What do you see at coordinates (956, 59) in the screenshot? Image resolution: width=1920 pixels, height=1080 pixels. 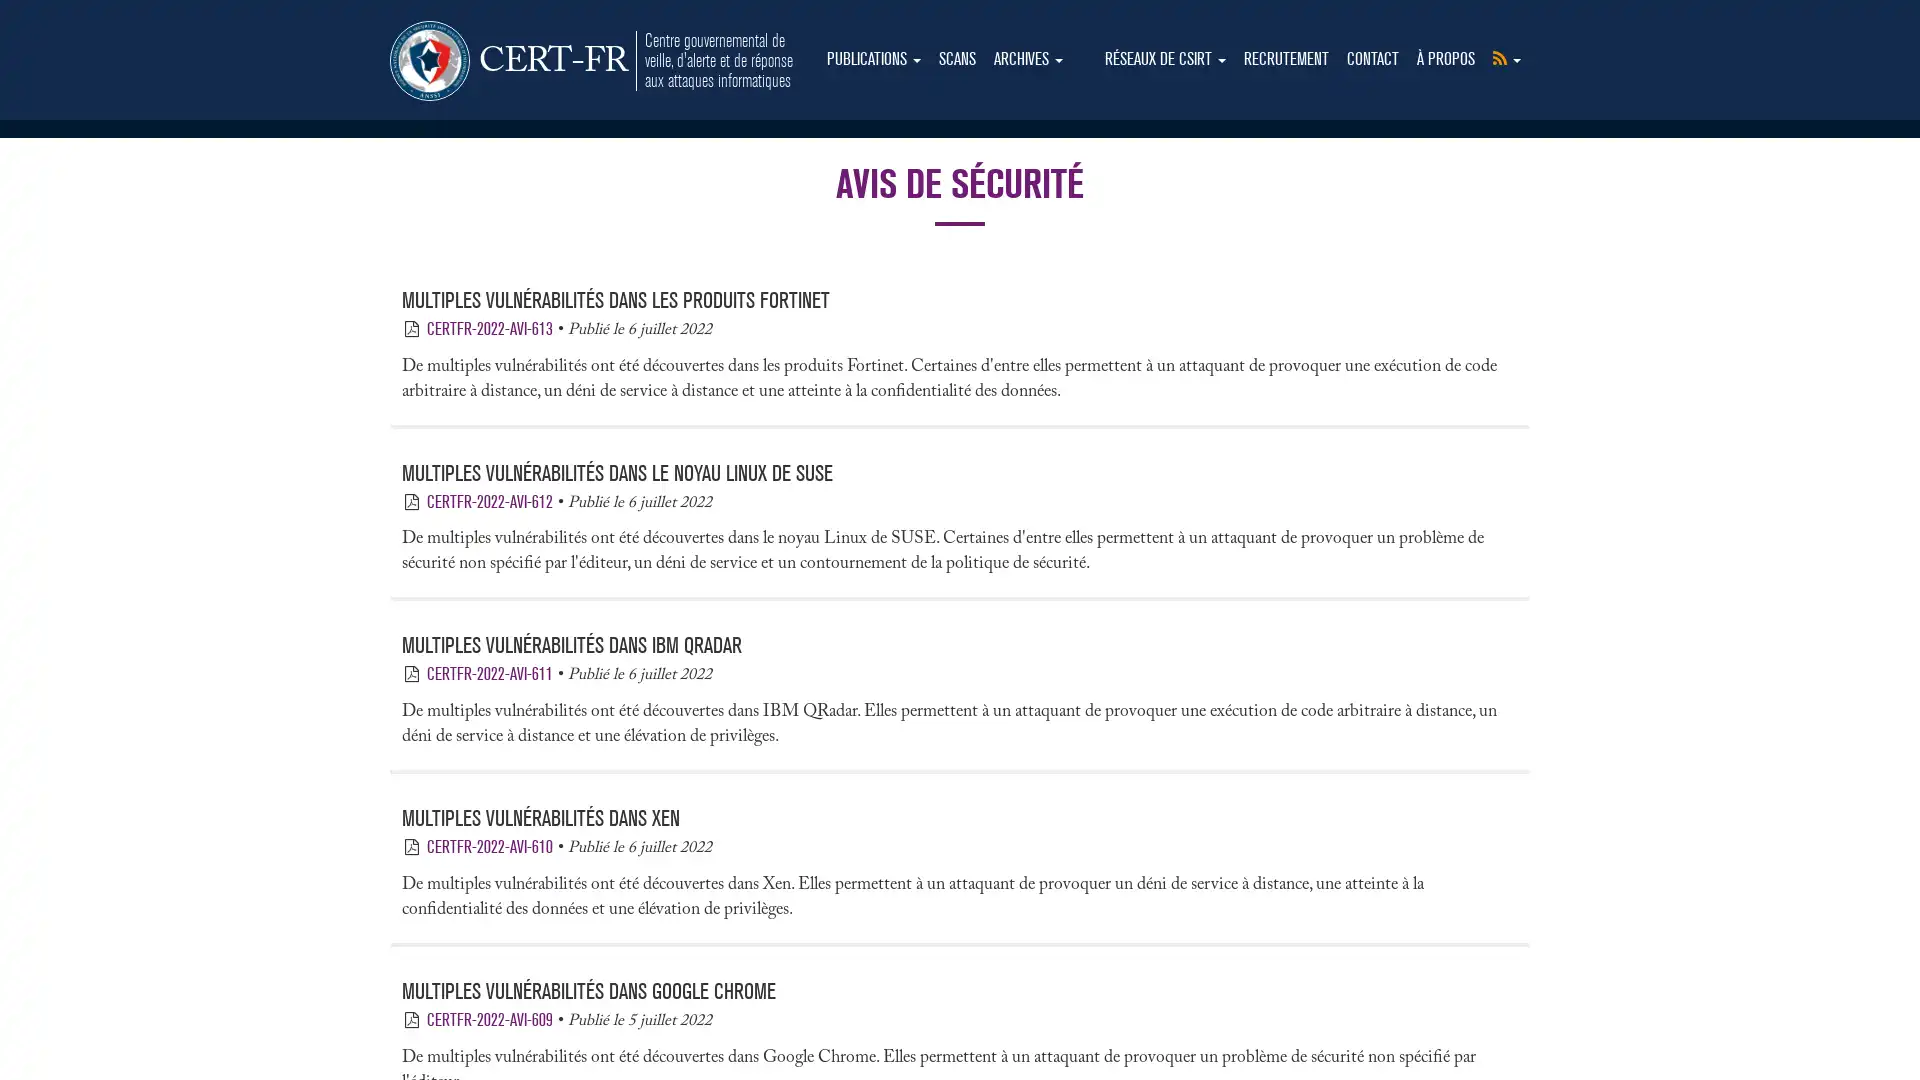 I see `SCANS` at bounding box center [956, 59].